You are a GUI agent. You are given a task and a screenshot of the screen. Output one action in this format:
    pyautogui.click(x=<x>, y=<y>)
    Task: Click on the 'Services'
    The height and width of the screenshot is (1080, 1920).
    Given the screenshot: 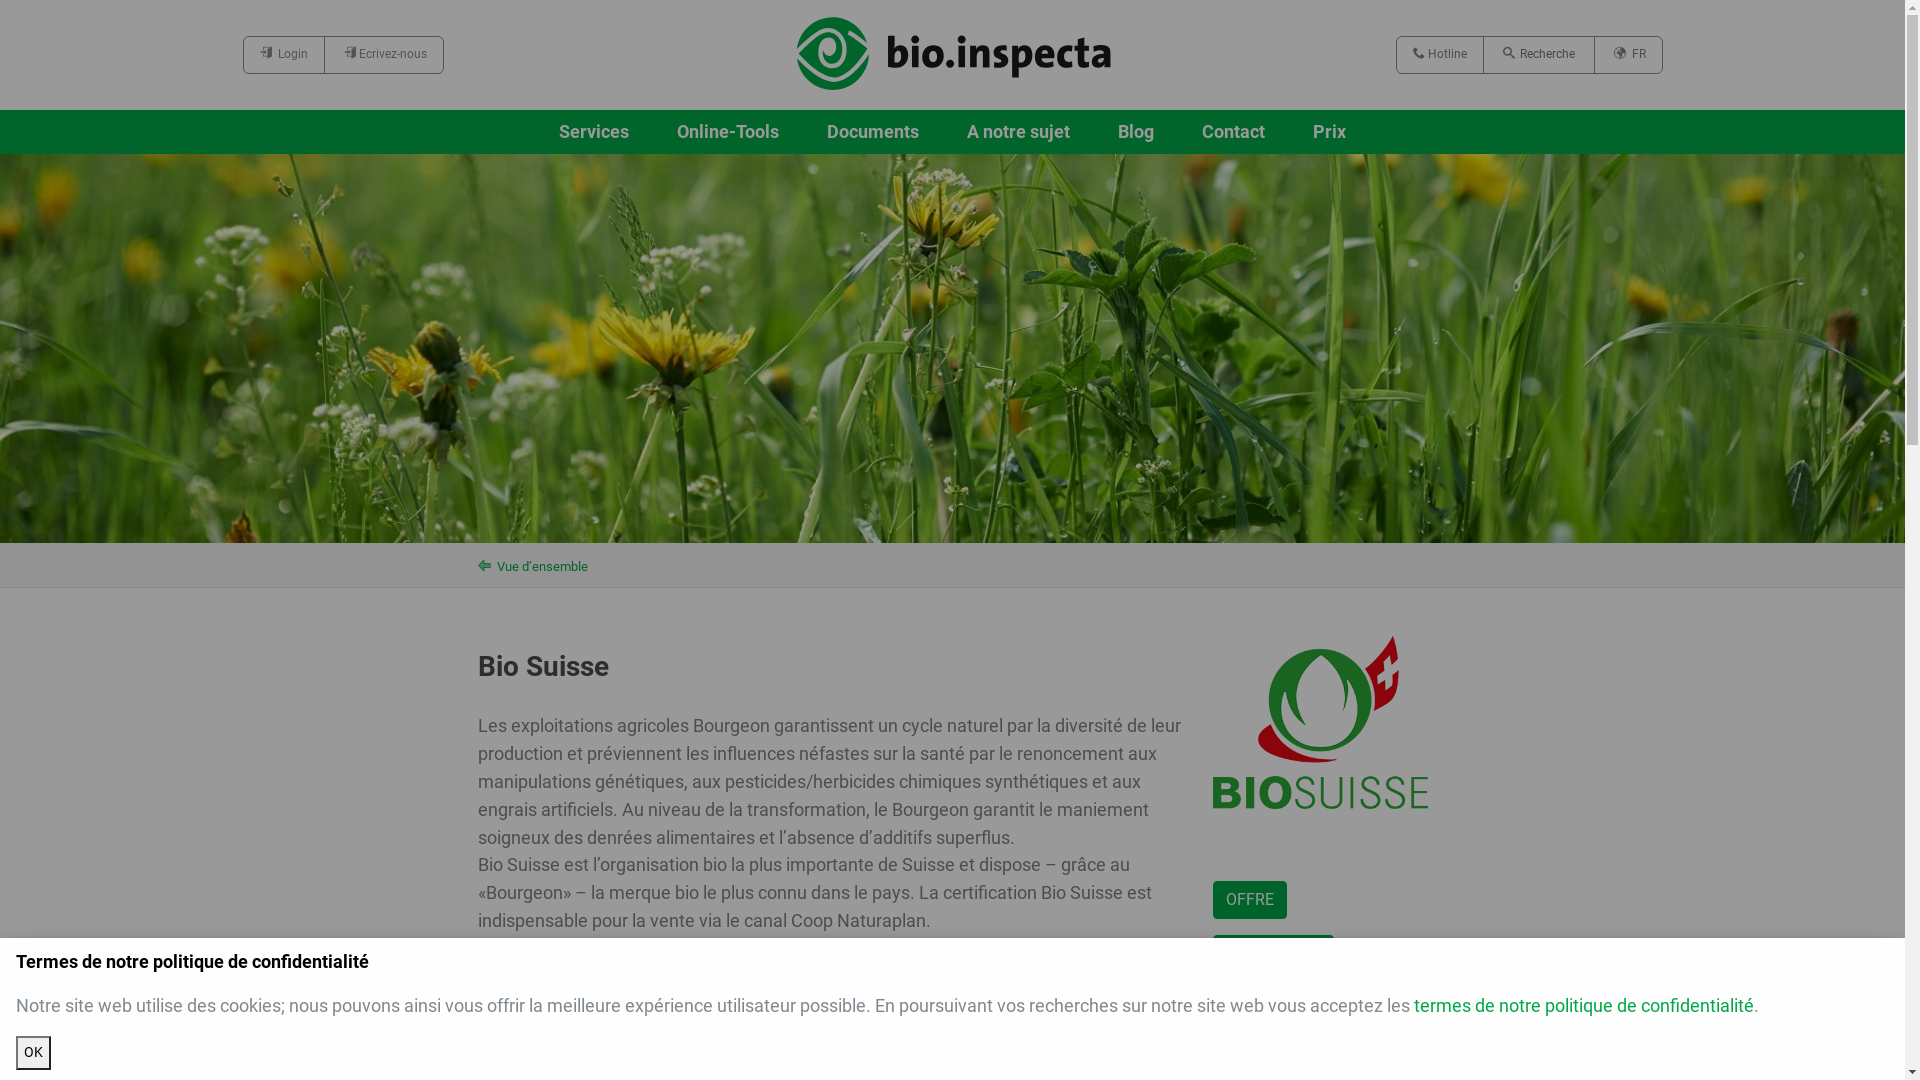 What is the action you would take?
    pyautogui.click(x=593, y=131)
    